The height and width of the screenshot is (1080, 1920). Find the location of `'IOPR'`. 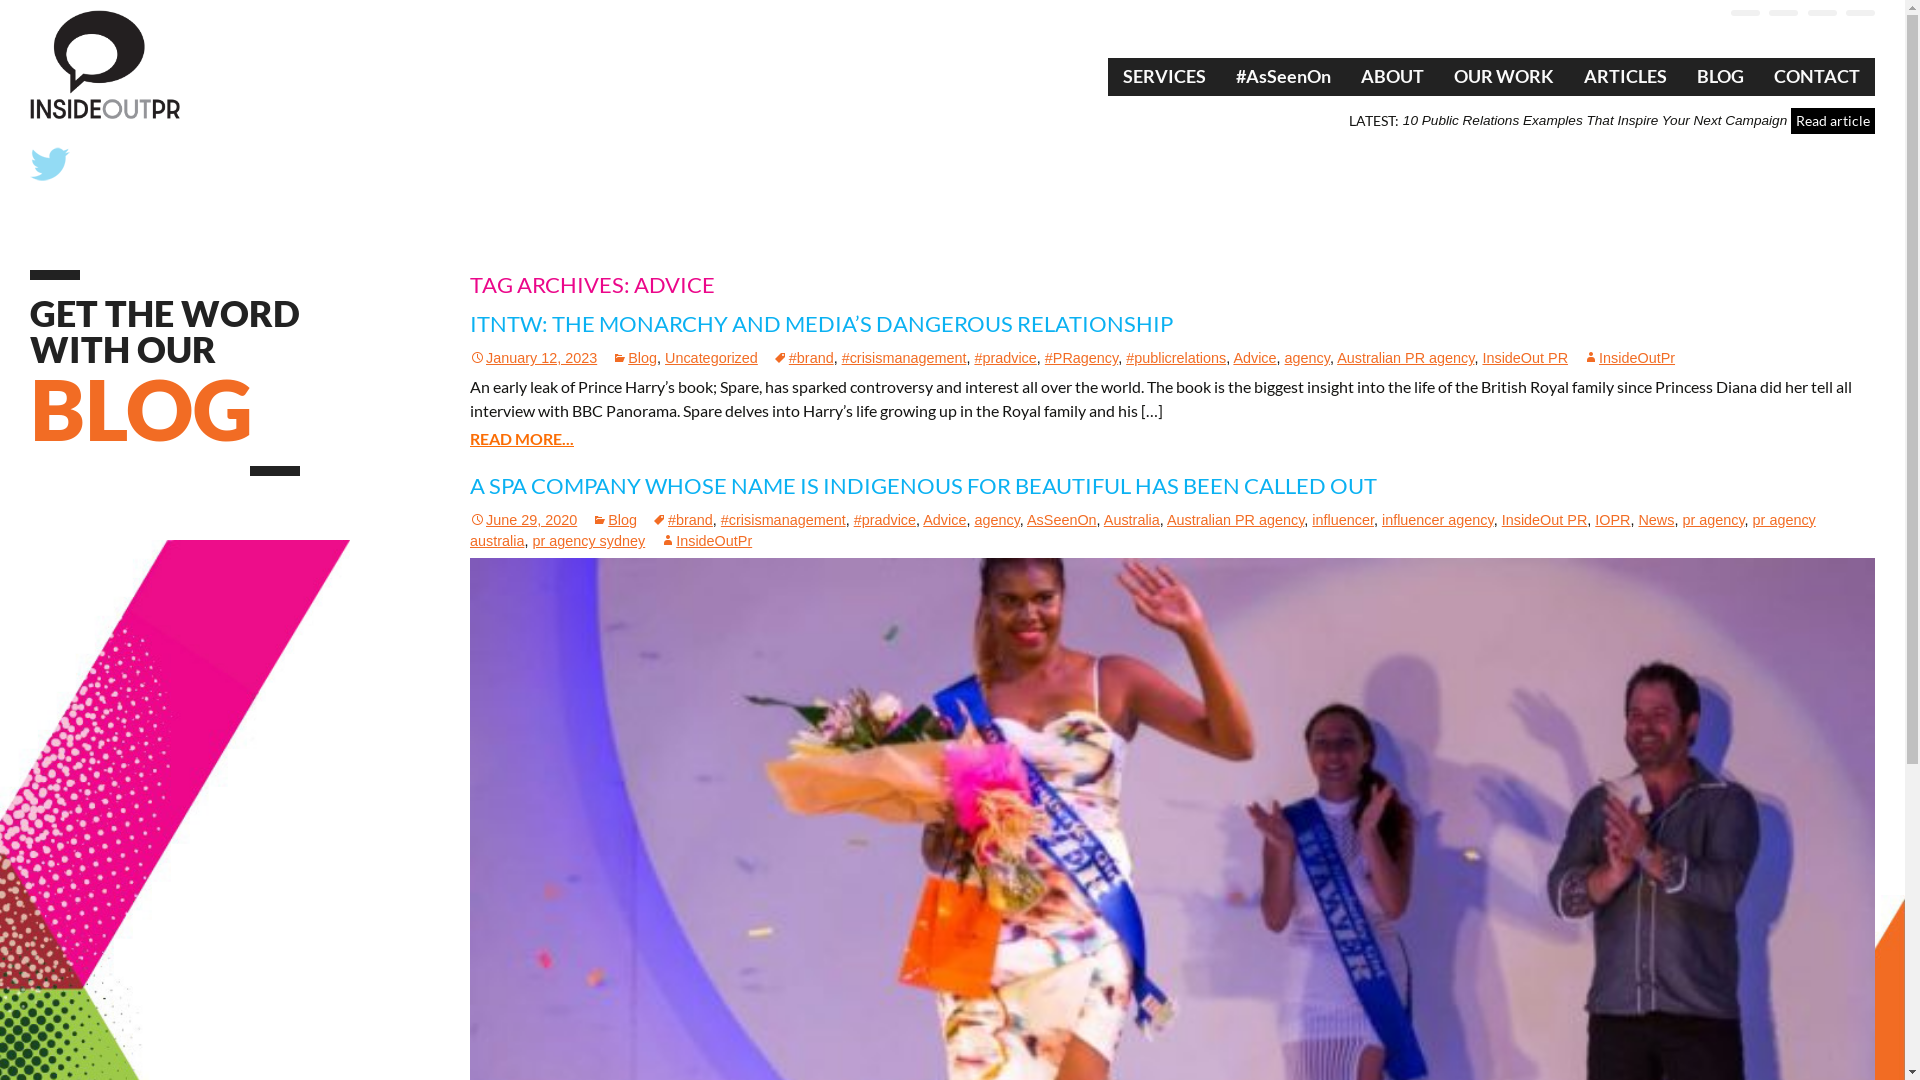

'IOPR' is located at coordinates (1612, 519).